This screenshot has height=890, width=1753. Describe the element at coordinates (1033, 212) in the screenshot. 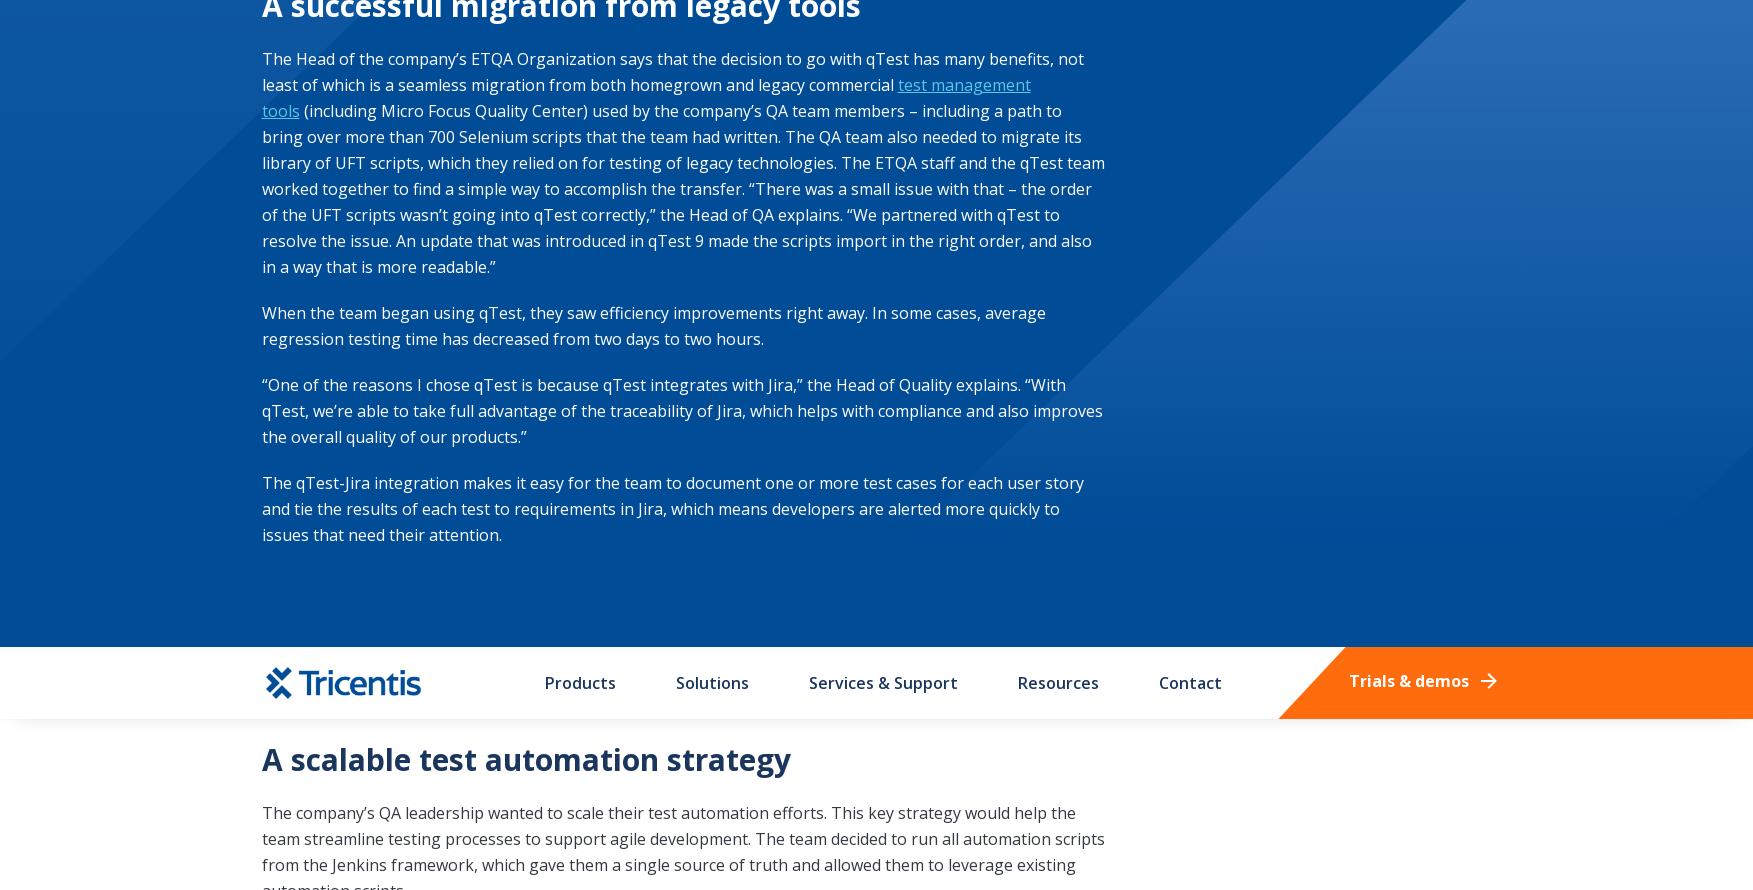

I see `'Privacy Policy'` at that location.